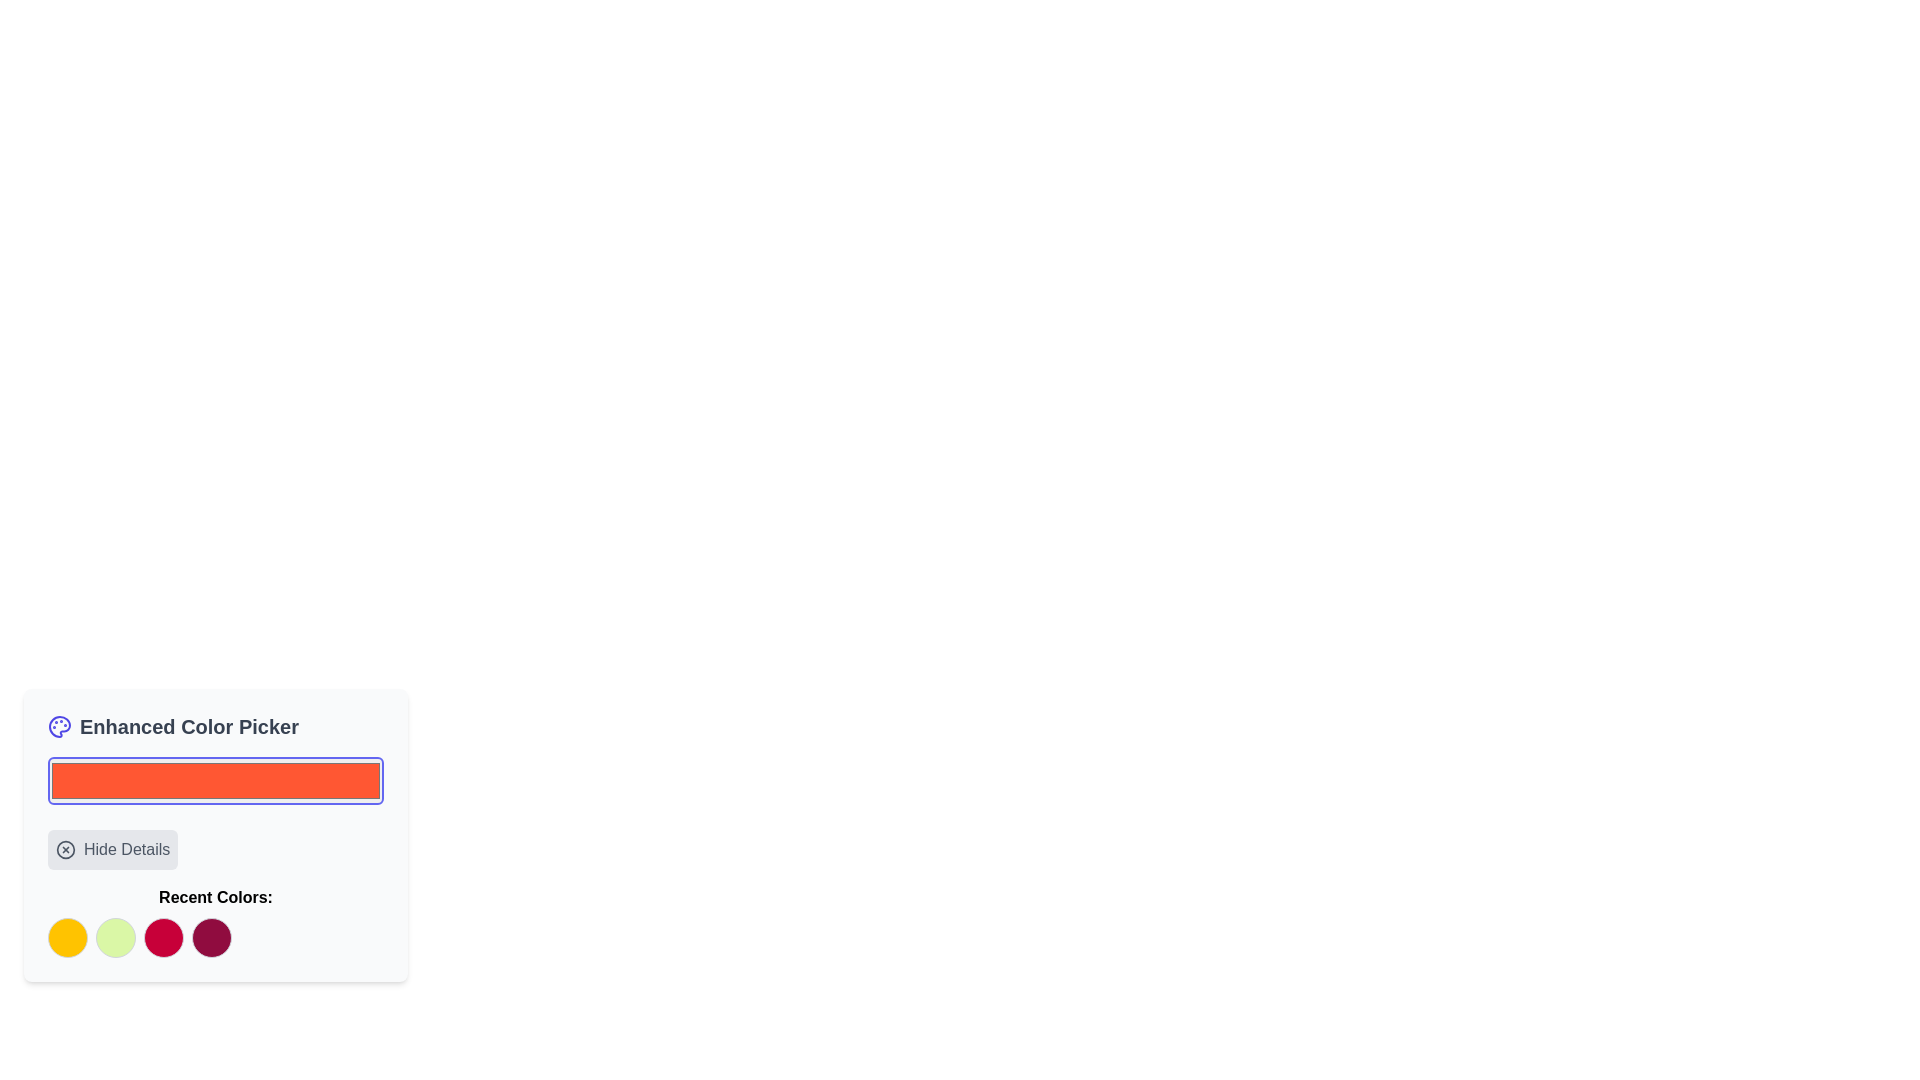 This screenshot has height=1080, width=1920. I want to click on the fourth selectable color option from the right in the 'Enhanced Color Picker' section, so click(211, 937).